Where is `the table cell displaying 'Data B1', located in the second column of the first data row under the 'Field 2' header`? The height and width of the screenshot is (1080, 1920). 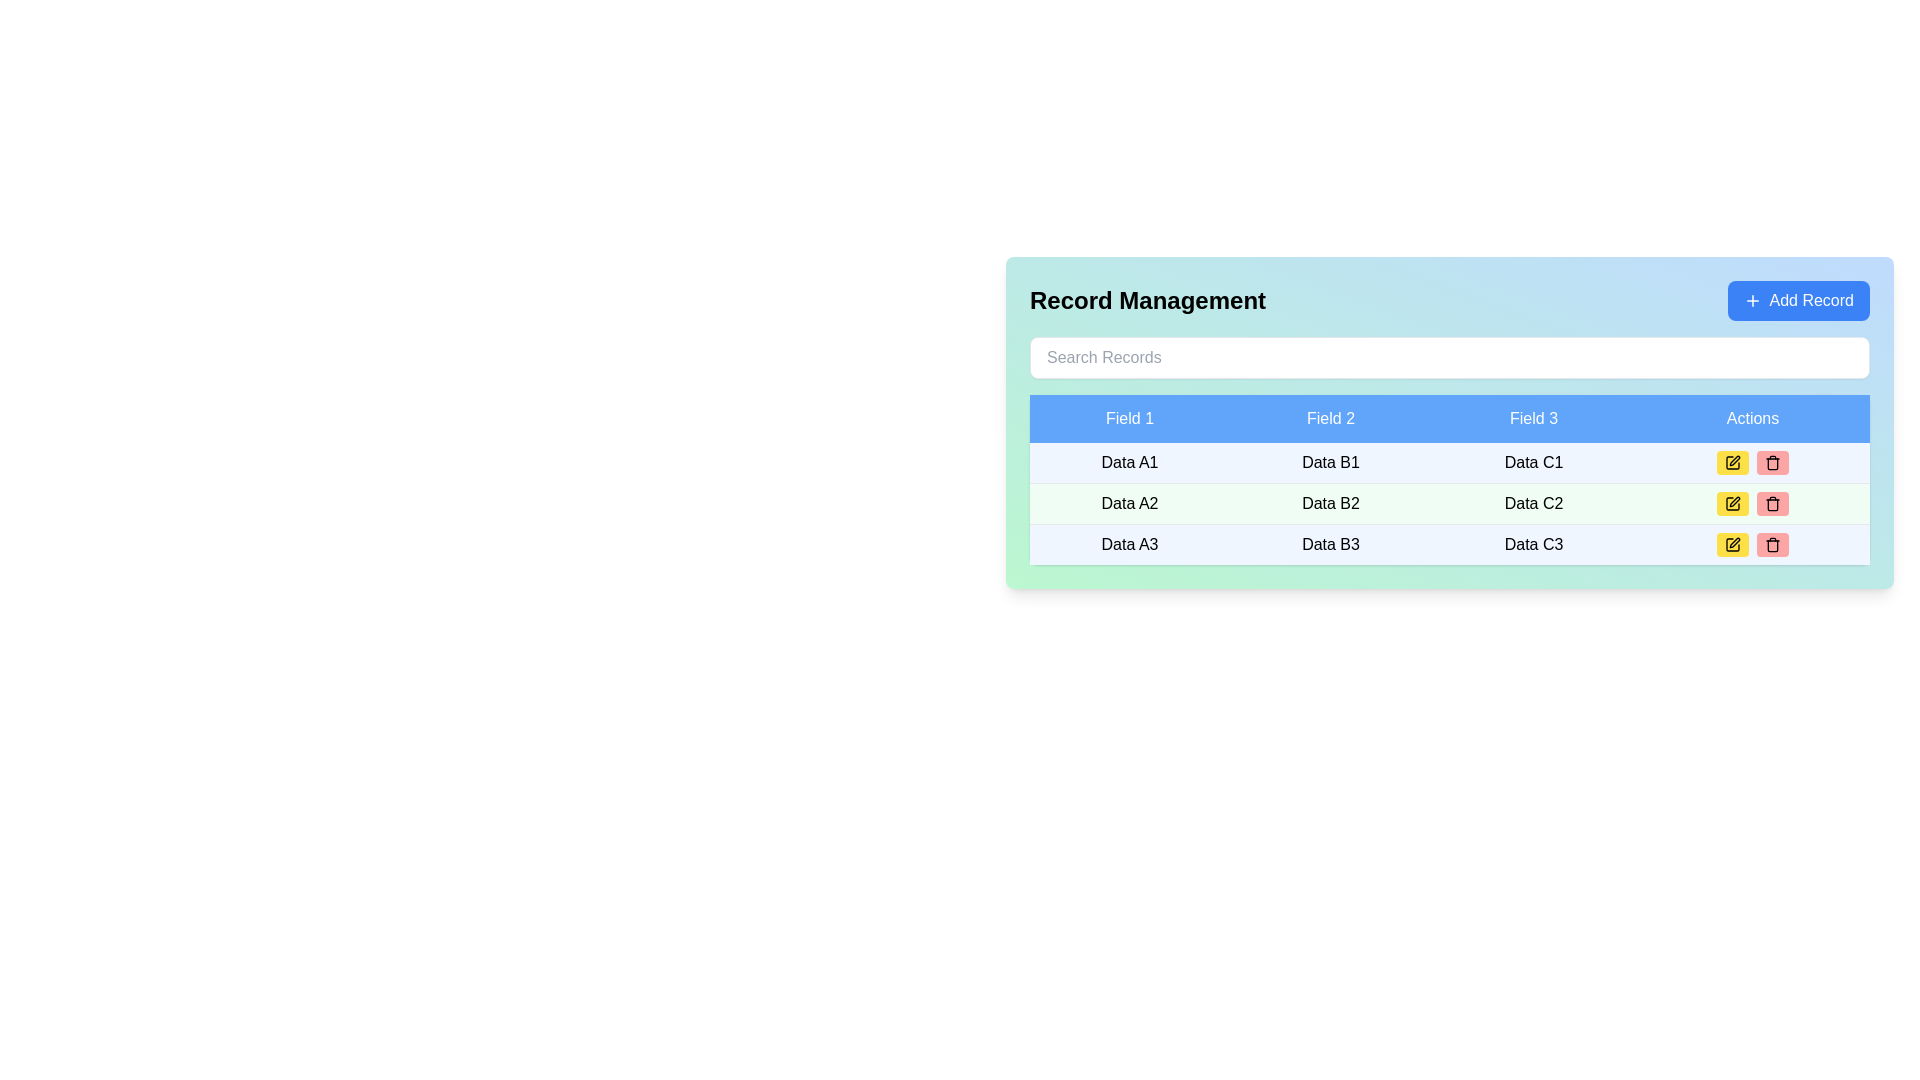 the table cell displaying 'Data B1', located in the second column of the first data row under the 'Field 2' header is located at coordinates (1330, 463).